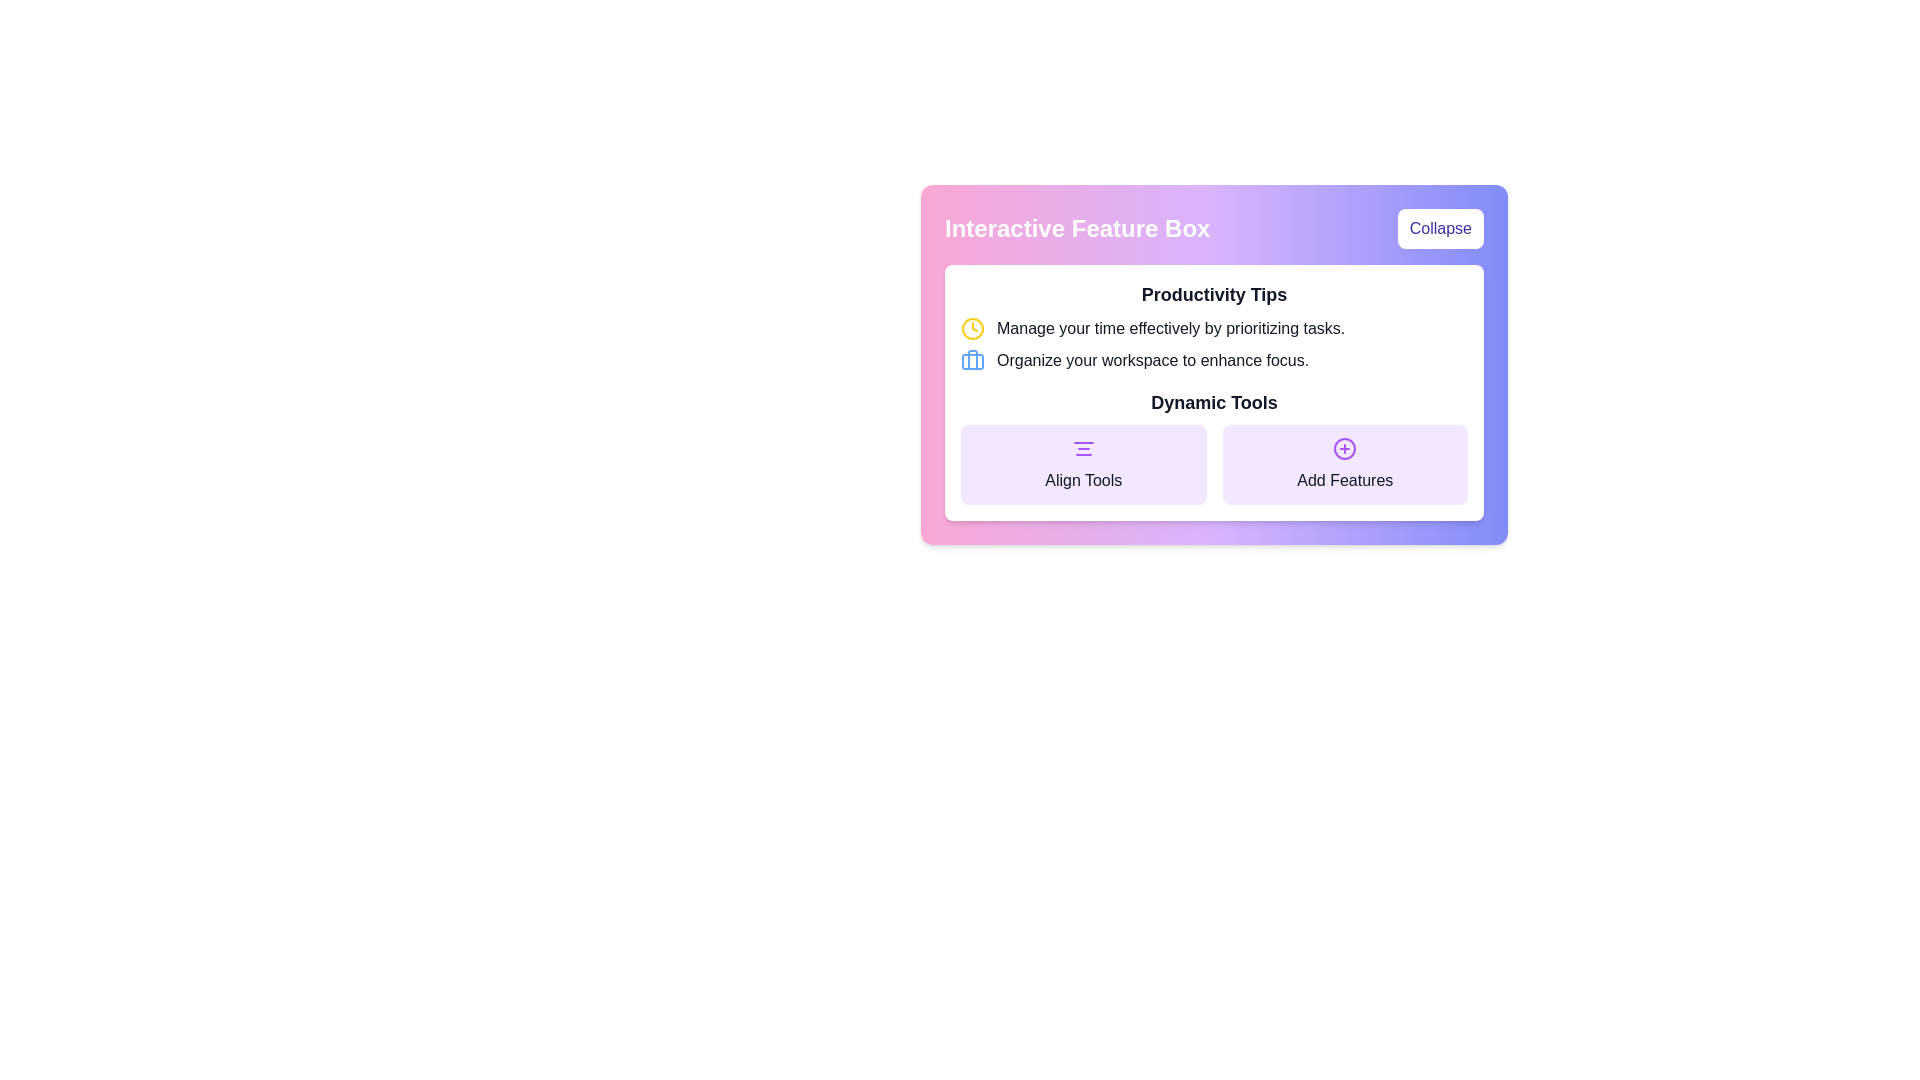 The height and width of the screenshot is (1080, 1920). Describe the element at coordinates (1344, 447) in the screenshot. I see `the 'Add Features' icon with a plus symbol located on the right-hand side of the purple card in the Dynamic Tools section` at that location.